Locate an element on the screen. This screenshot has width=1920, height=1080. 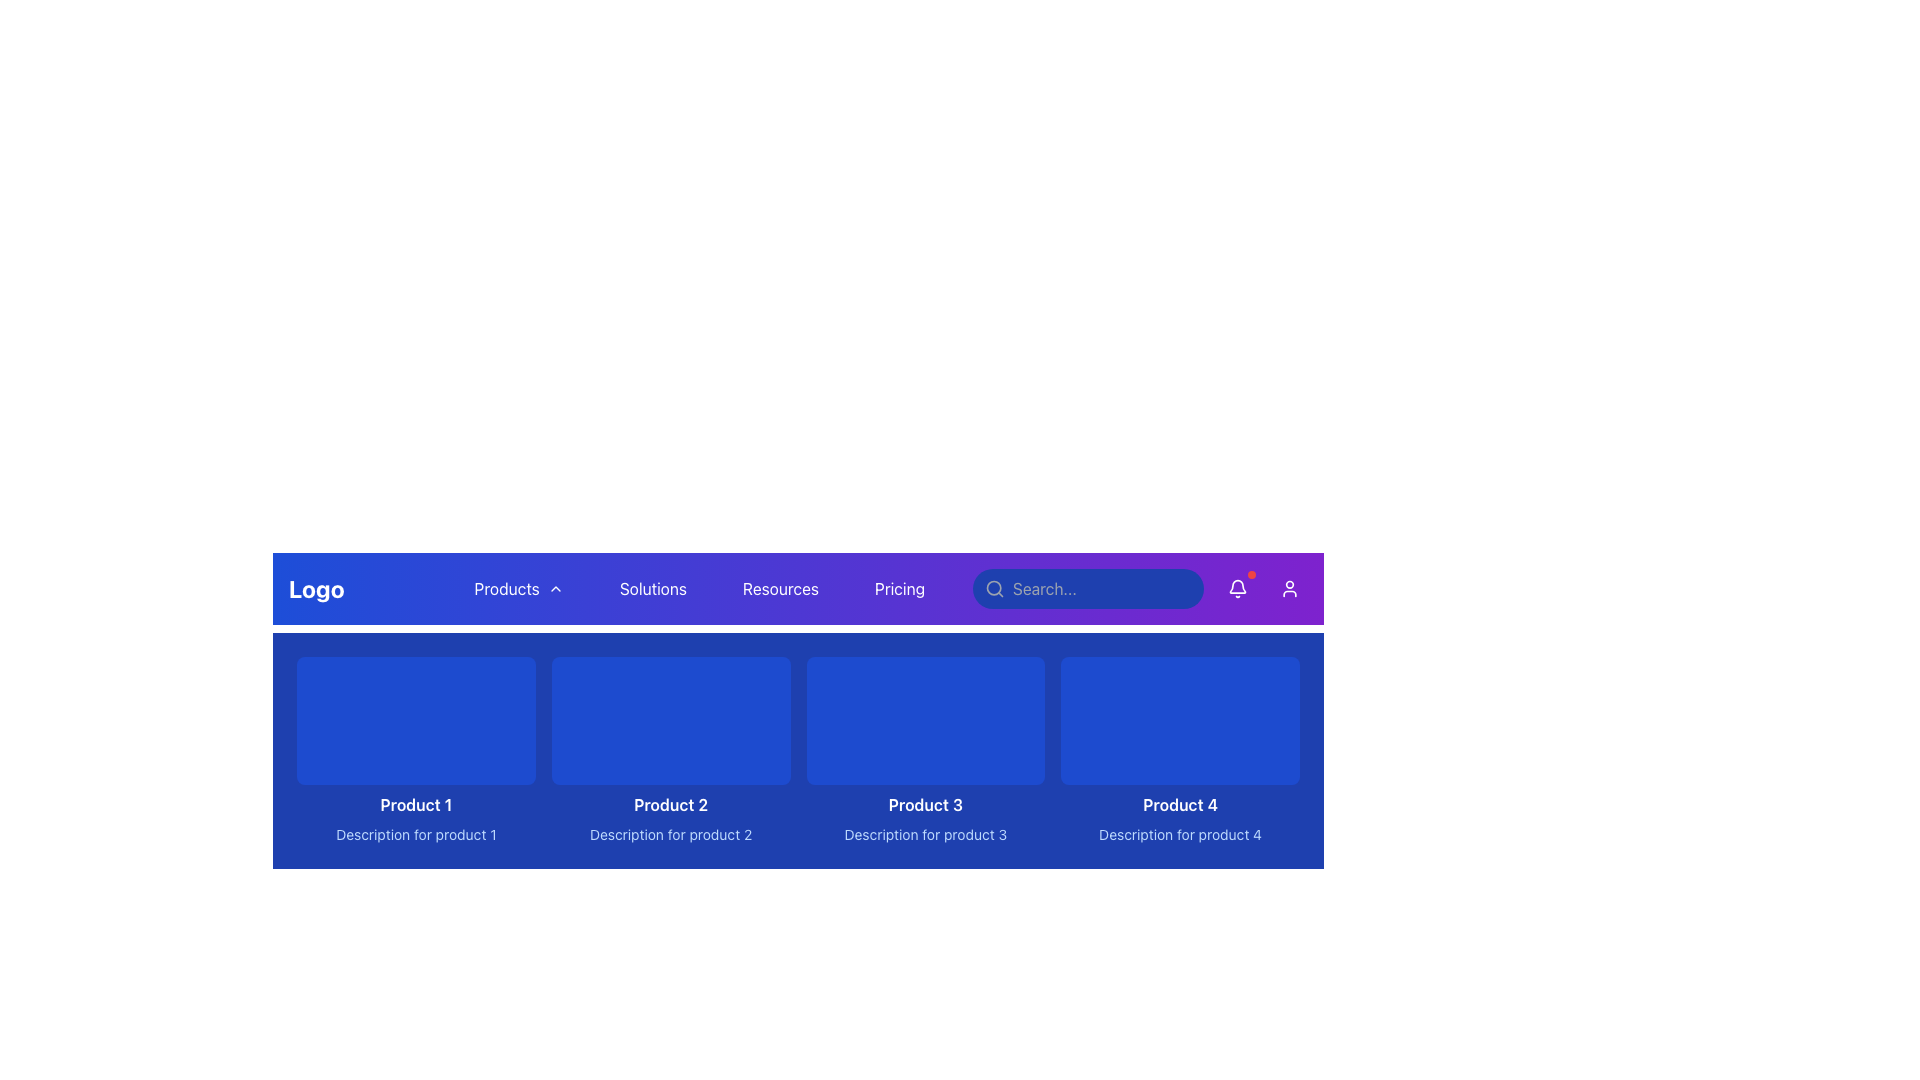
the static text label reading 'Description for product 2', which is styled with 'text-sm text-blue-200' and located below the 'Product 2' label in the second column of product containers is located at coordinates (671, 834).